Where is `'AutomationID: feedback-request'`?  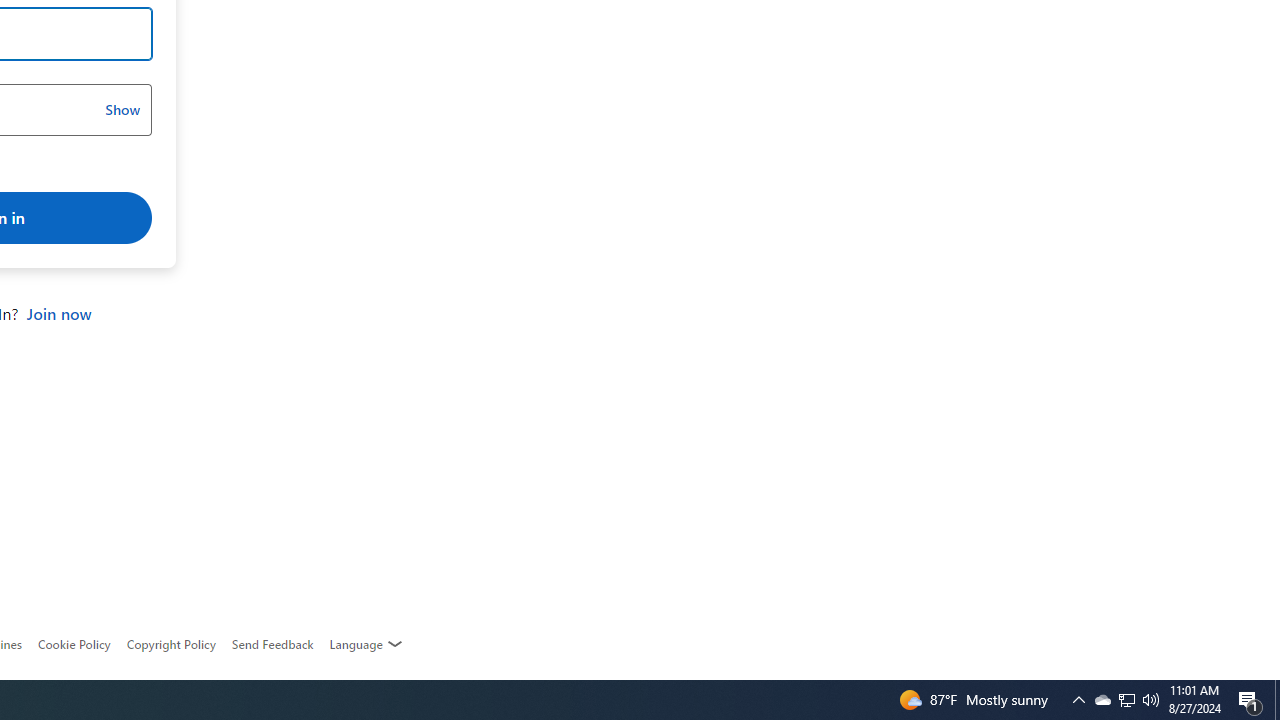 'AutomationID: feedback-request' is located at coordinates (271, 644).